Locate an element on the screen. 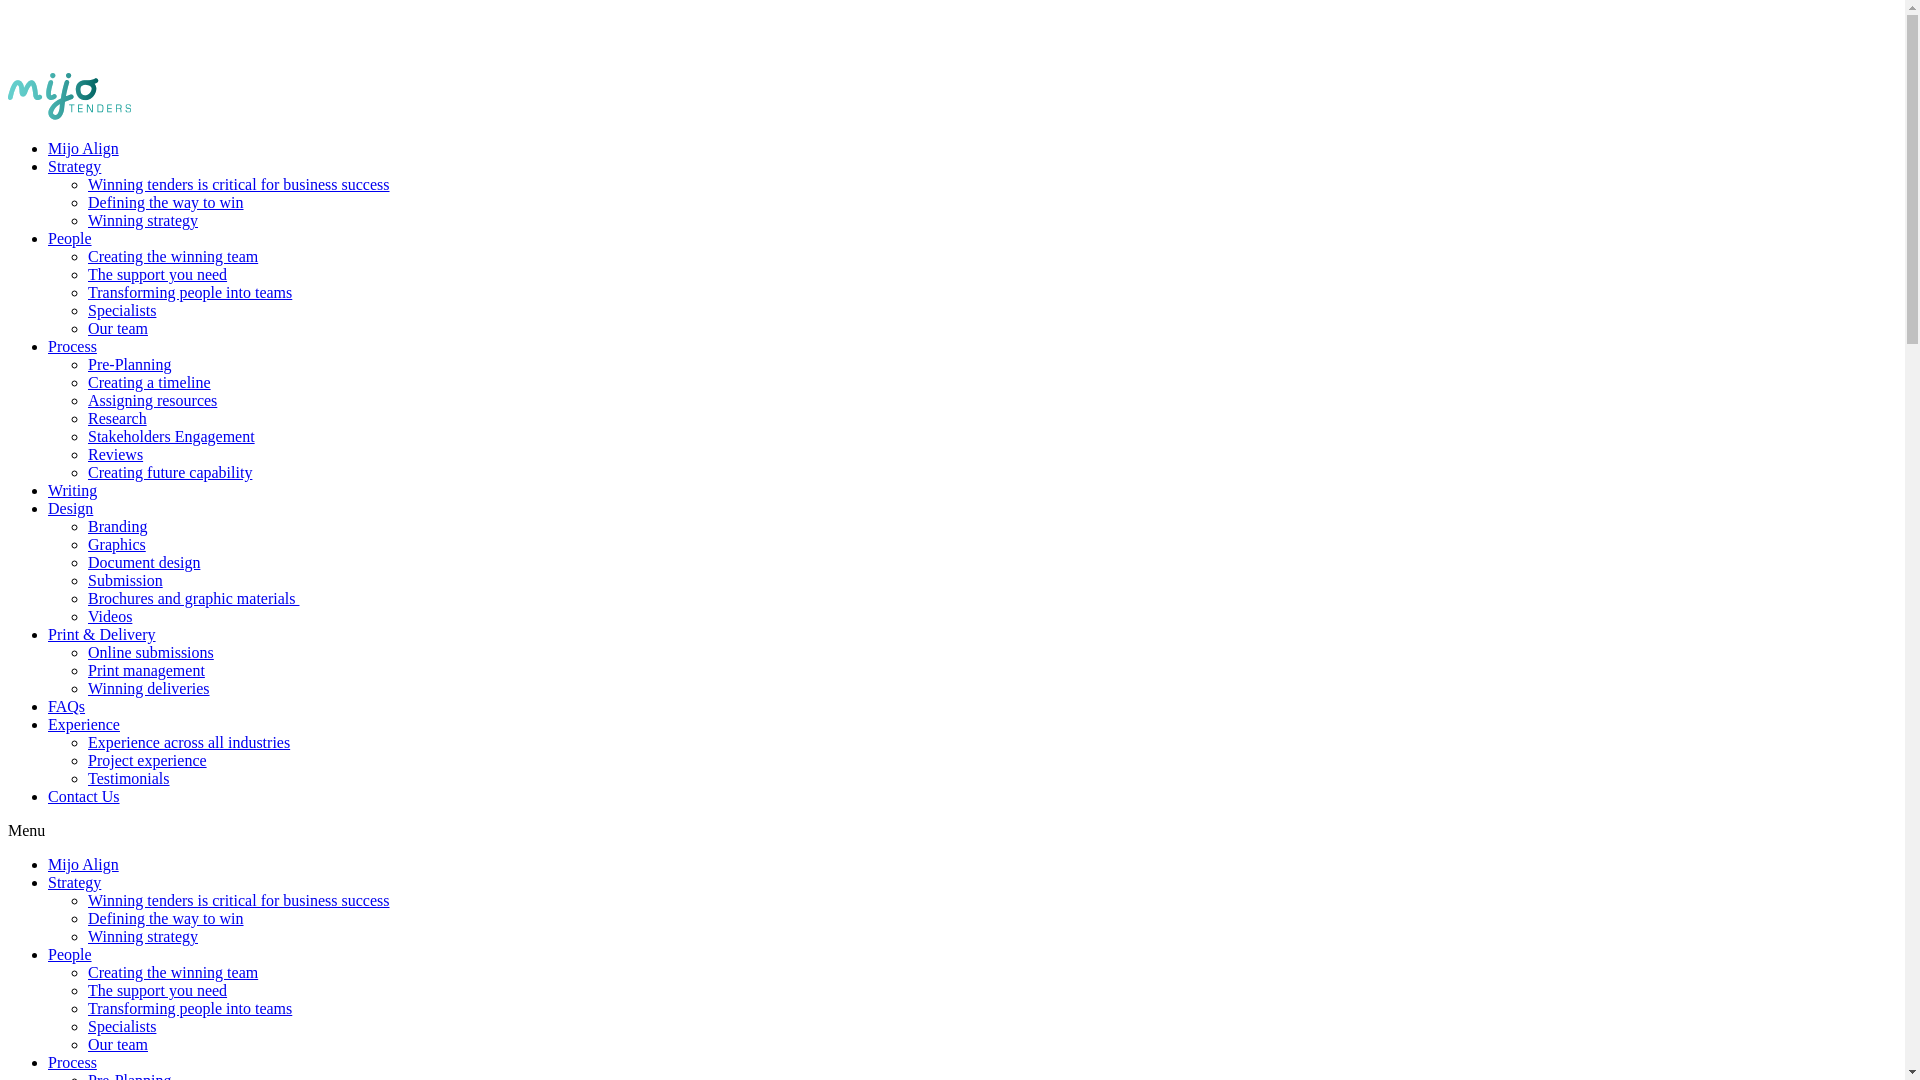 Image resolution: width=1920 pixels, height=1080 pixels. 'Strategy' is located at coordinates (74, 881).